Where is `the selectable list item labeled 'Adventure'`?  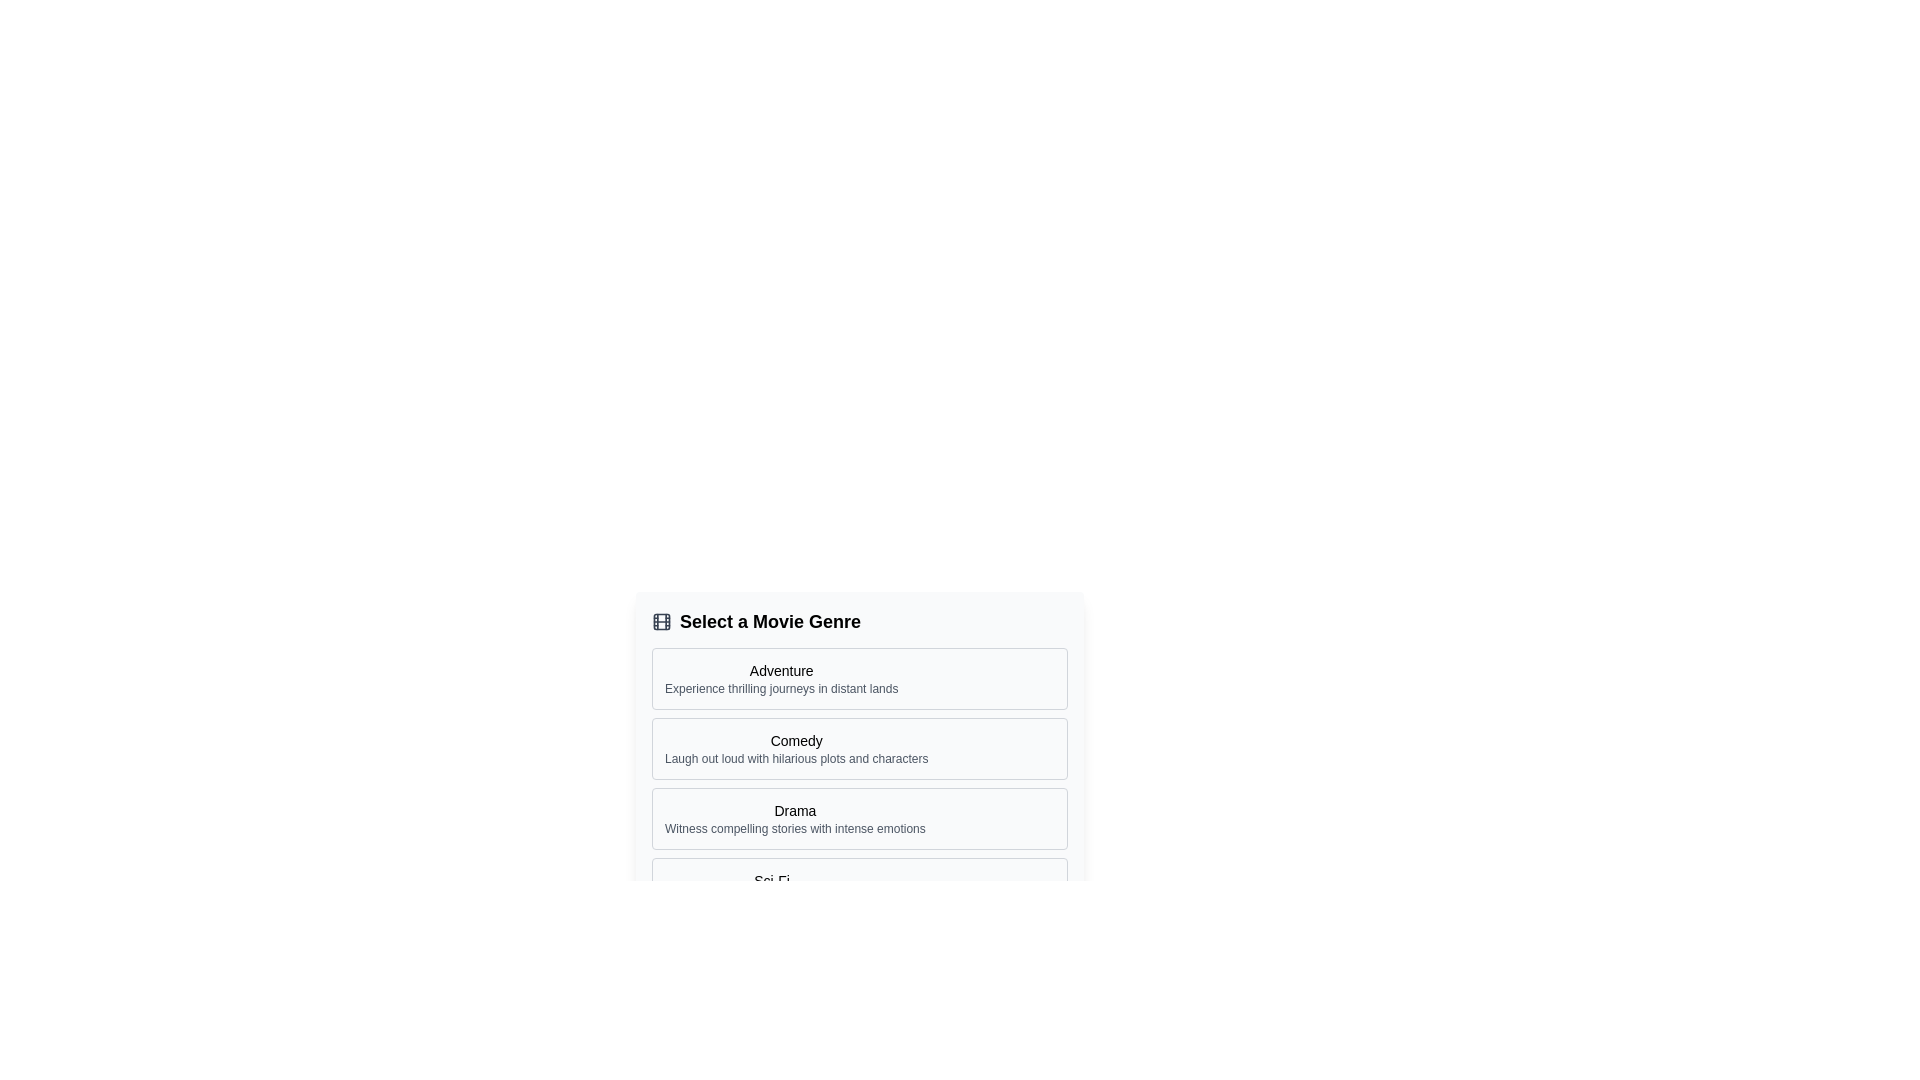
the selectable list item labeled 'Adventure' is located at coordinates (859, 677).